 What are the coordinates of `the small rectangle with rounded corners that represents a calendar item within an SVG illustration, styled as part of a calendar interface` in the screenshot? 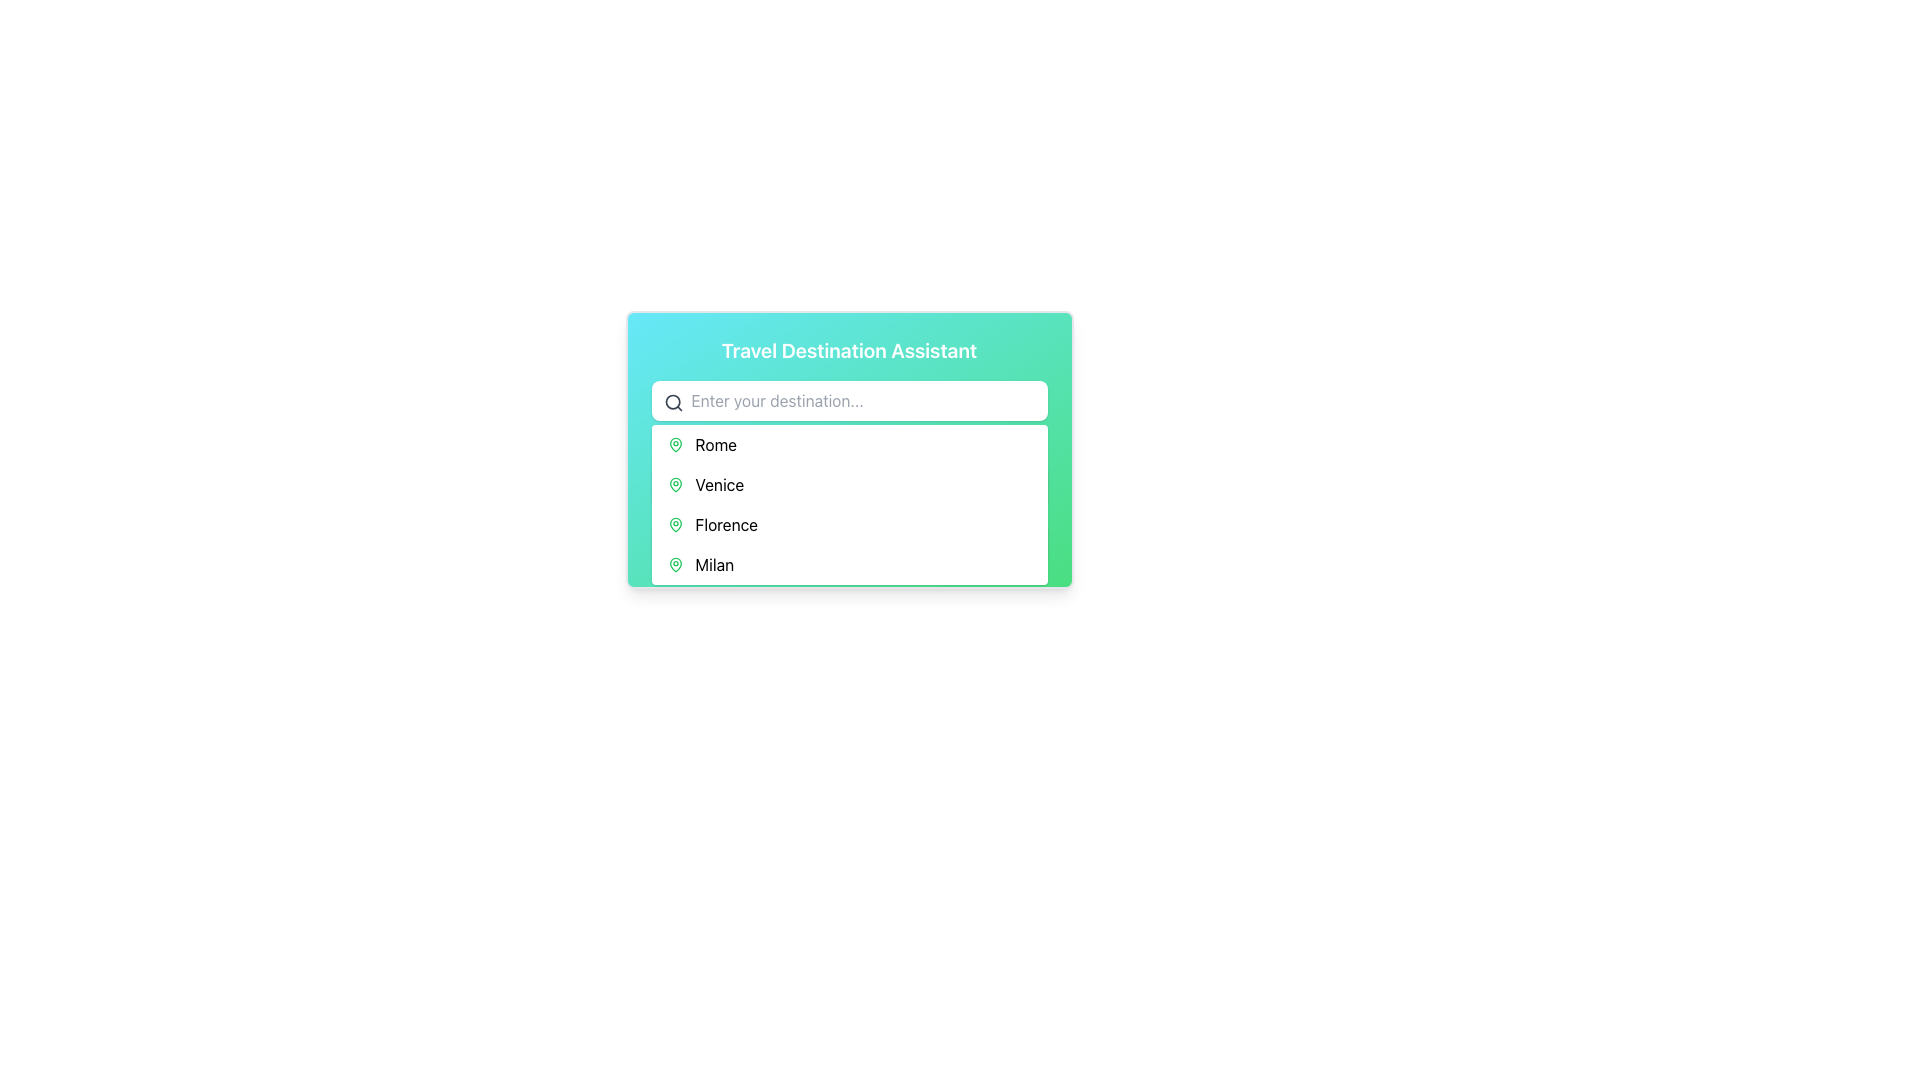 It's located at (673, 483).